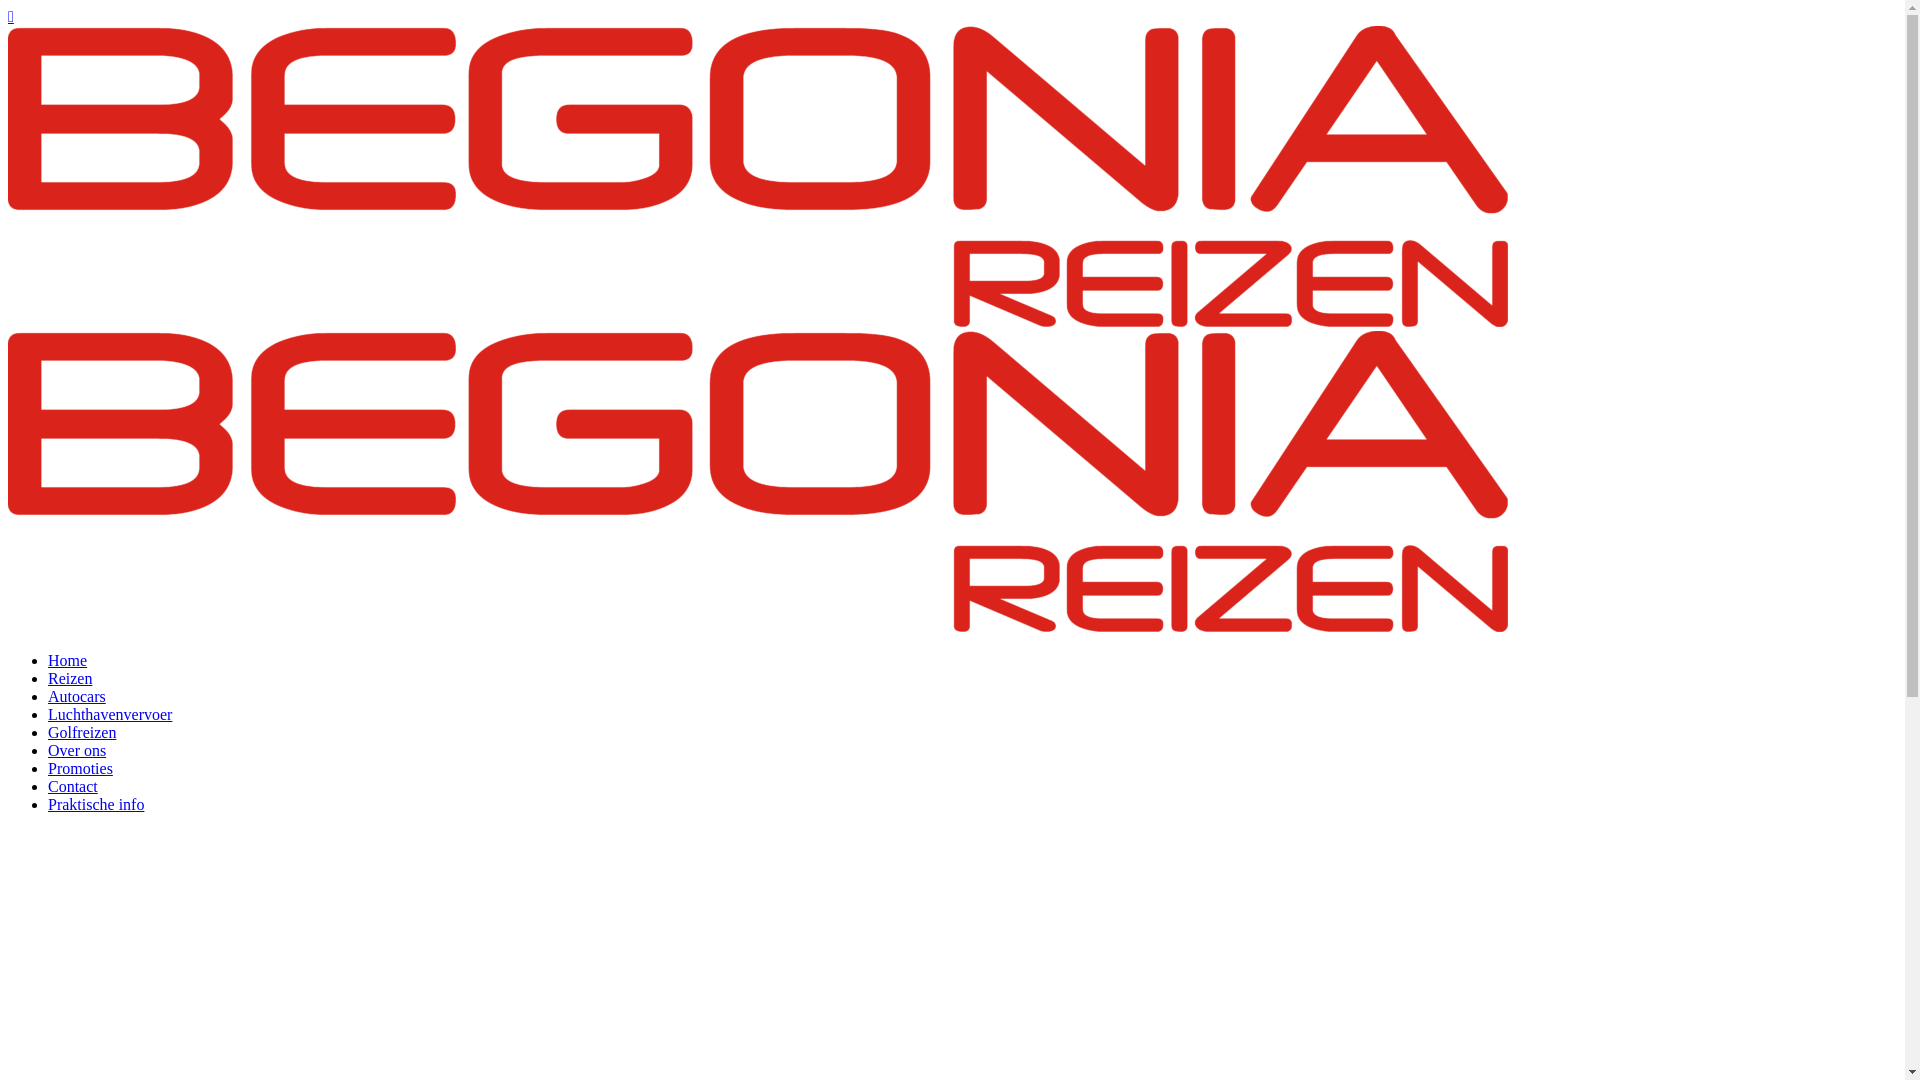 The height and width of the screenshot is (1080, 1920). What do you see at coordinates (76, 695) in the screenshot?
I see `'Autocars'` at bounding box center [76, 695].